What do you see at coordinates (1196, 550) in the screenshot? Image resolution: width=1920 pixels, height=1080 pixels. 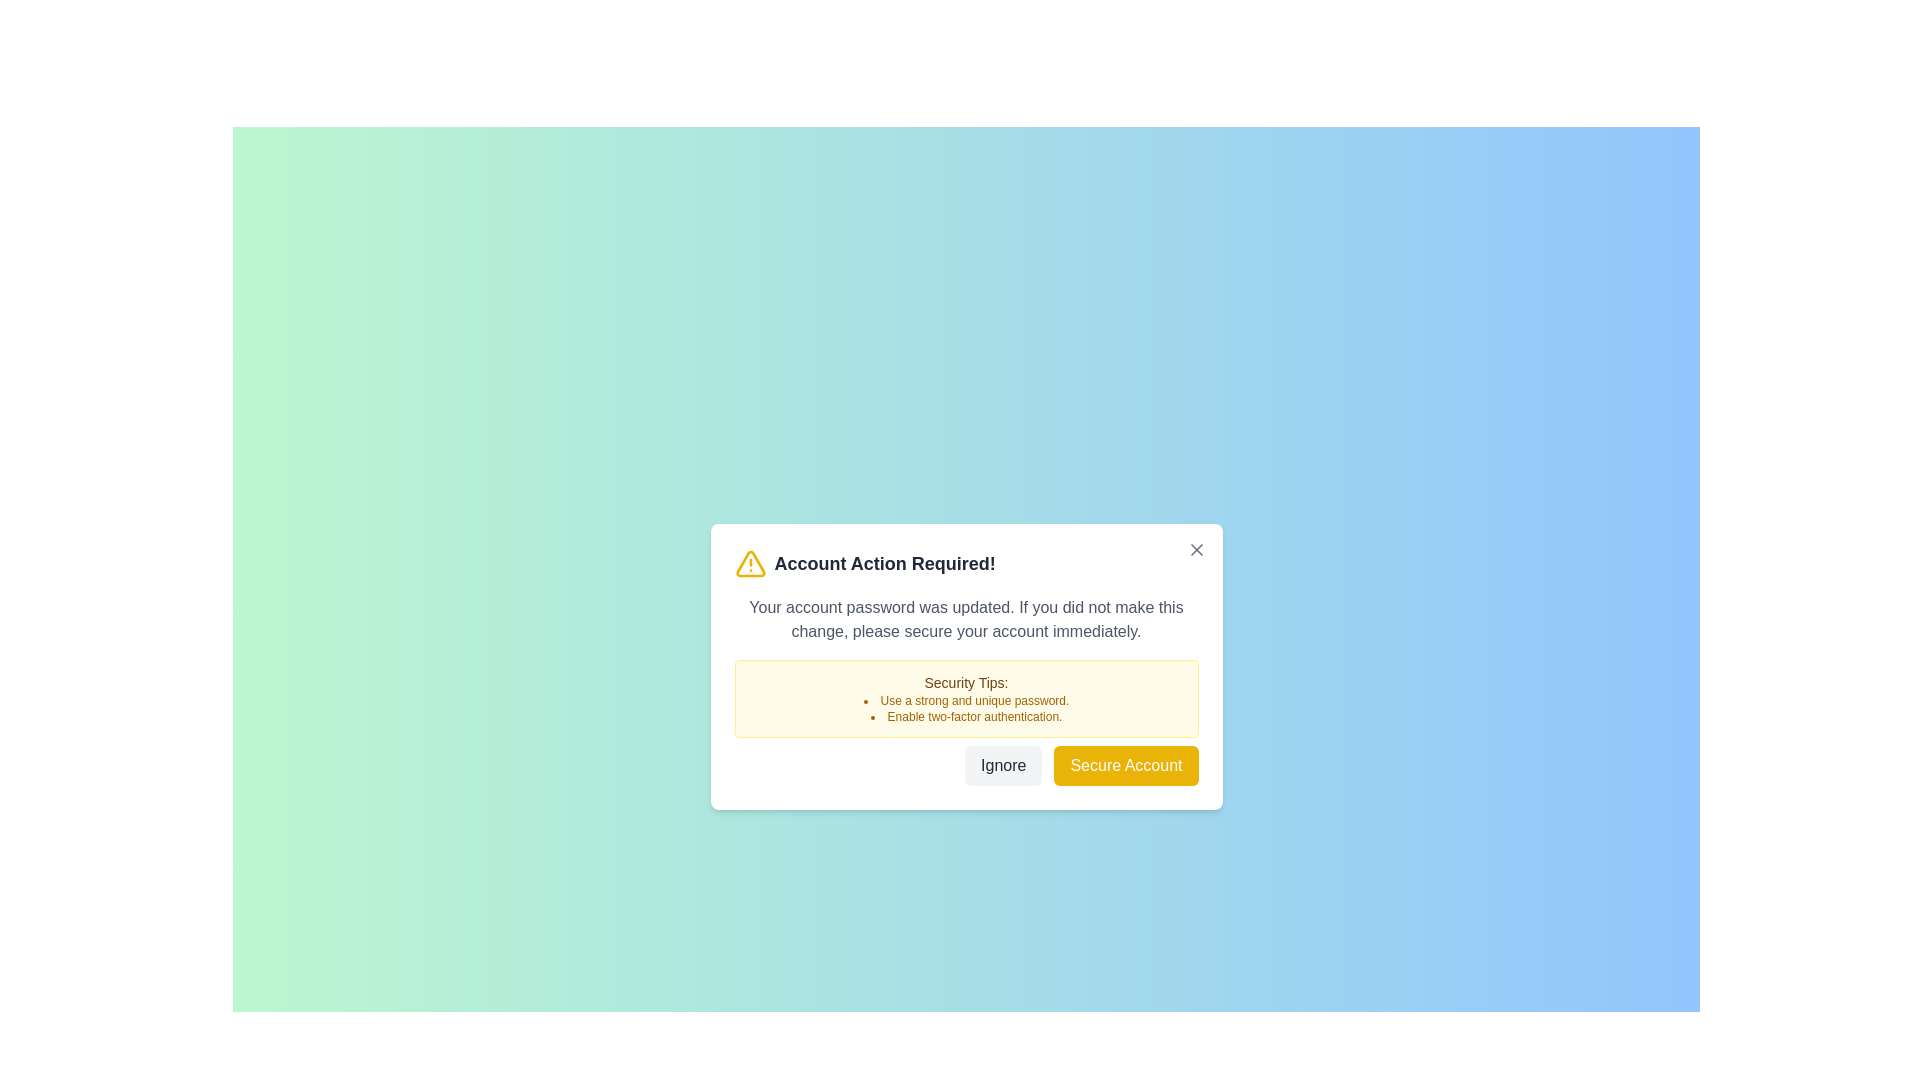 I see `the close button at the top-right corner of the notification to dismiss it` at bounding box center [1196, 550].